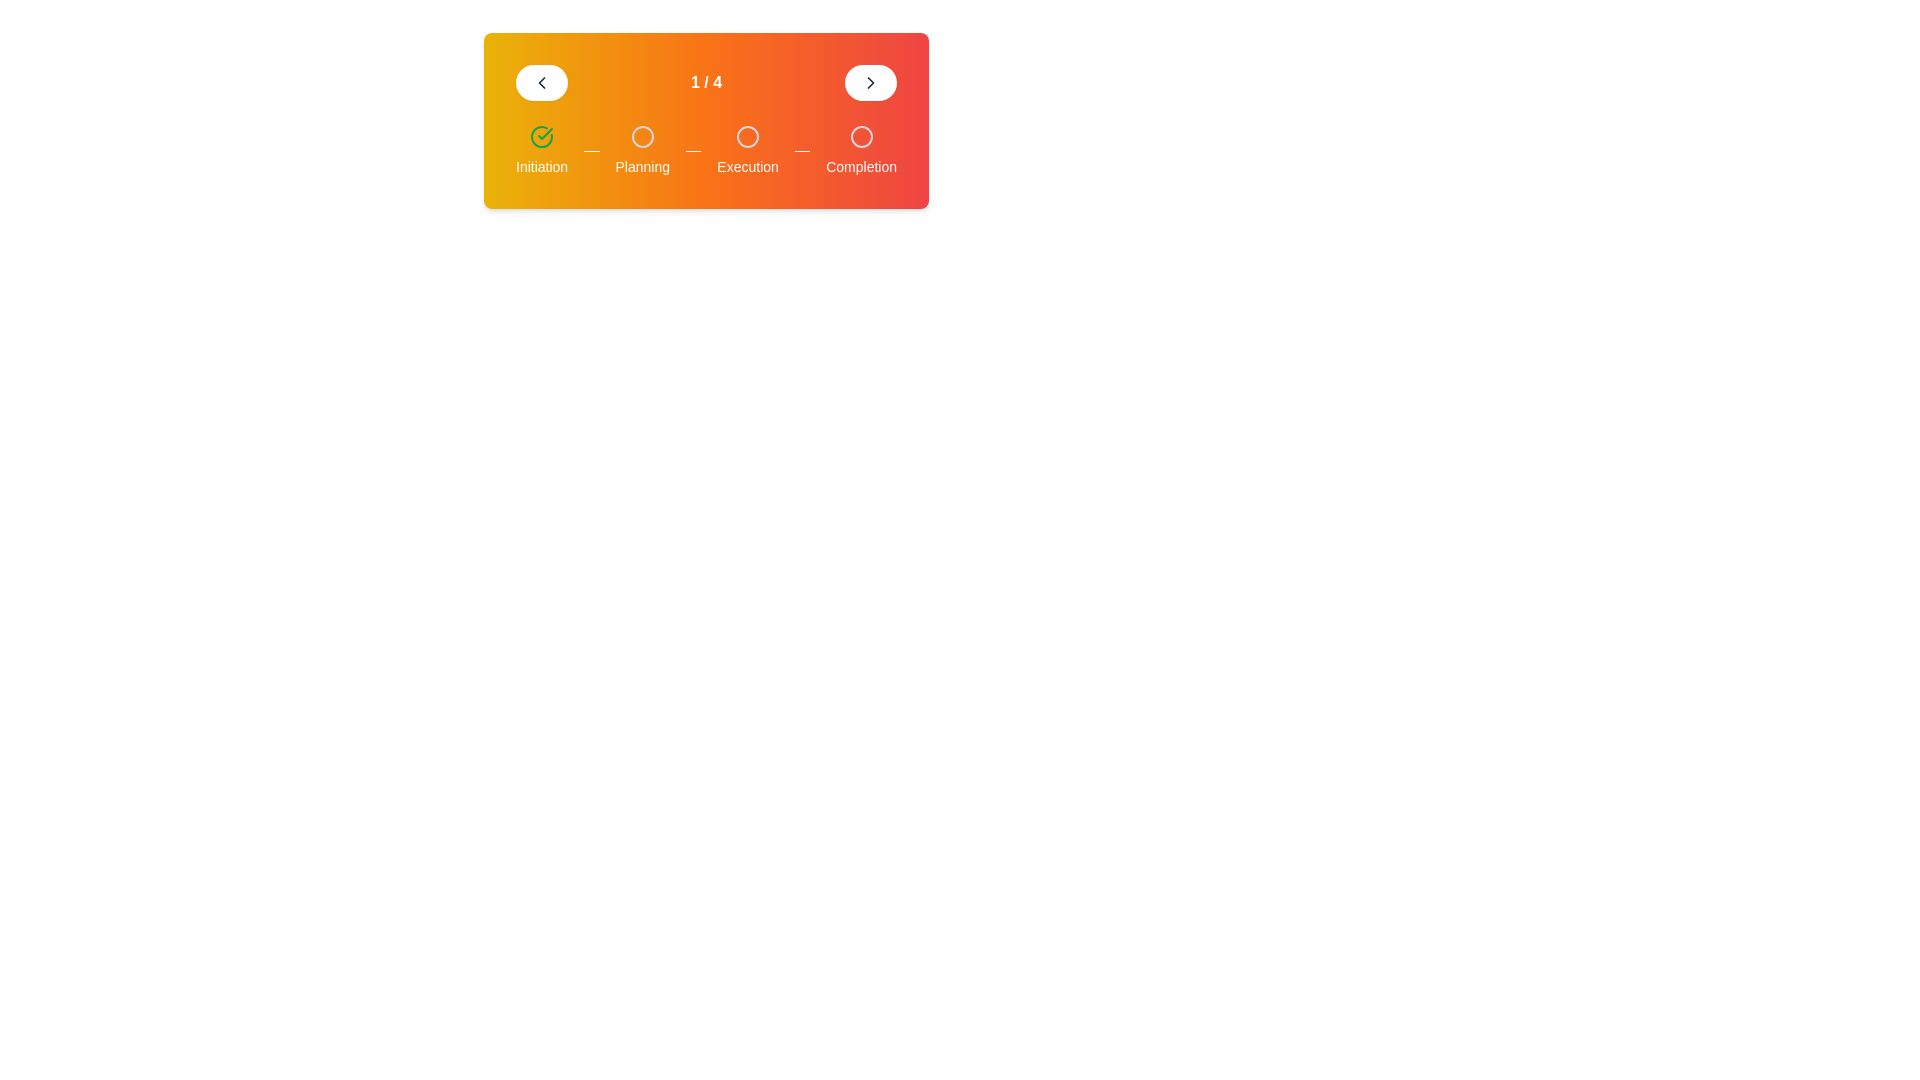 This screenshot has width=1920, height=1080. What do you see at coordinates (542, 136) in the screenshot?
I see `the 'Initiation' step indicator icon located on the far left of the horizontal step progress bar` at bounding box center [542, 136].